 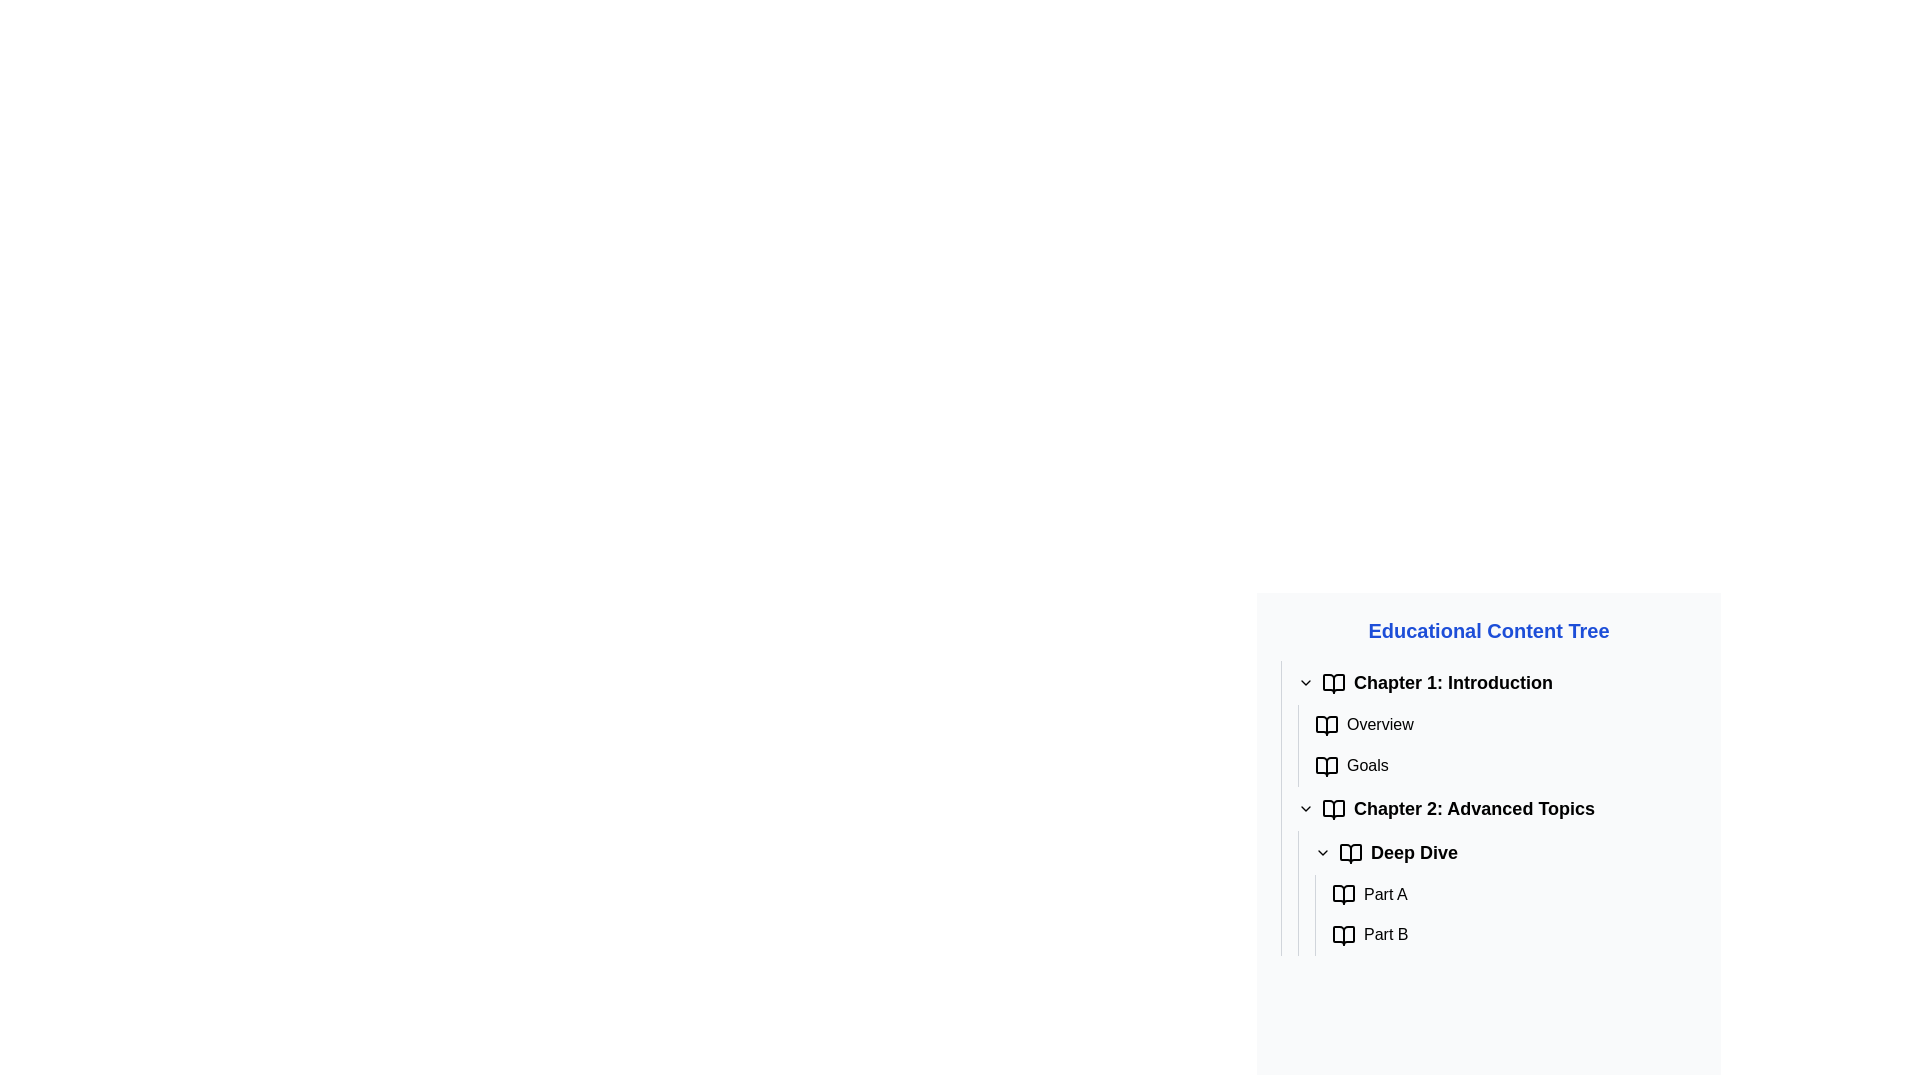 What do you see at coordinates (1323, 852) in the screenshot?
I see `the downward-pointing chevron icon located to the left of the text 'Deep Dive'` at bounding box center [1323, 852].